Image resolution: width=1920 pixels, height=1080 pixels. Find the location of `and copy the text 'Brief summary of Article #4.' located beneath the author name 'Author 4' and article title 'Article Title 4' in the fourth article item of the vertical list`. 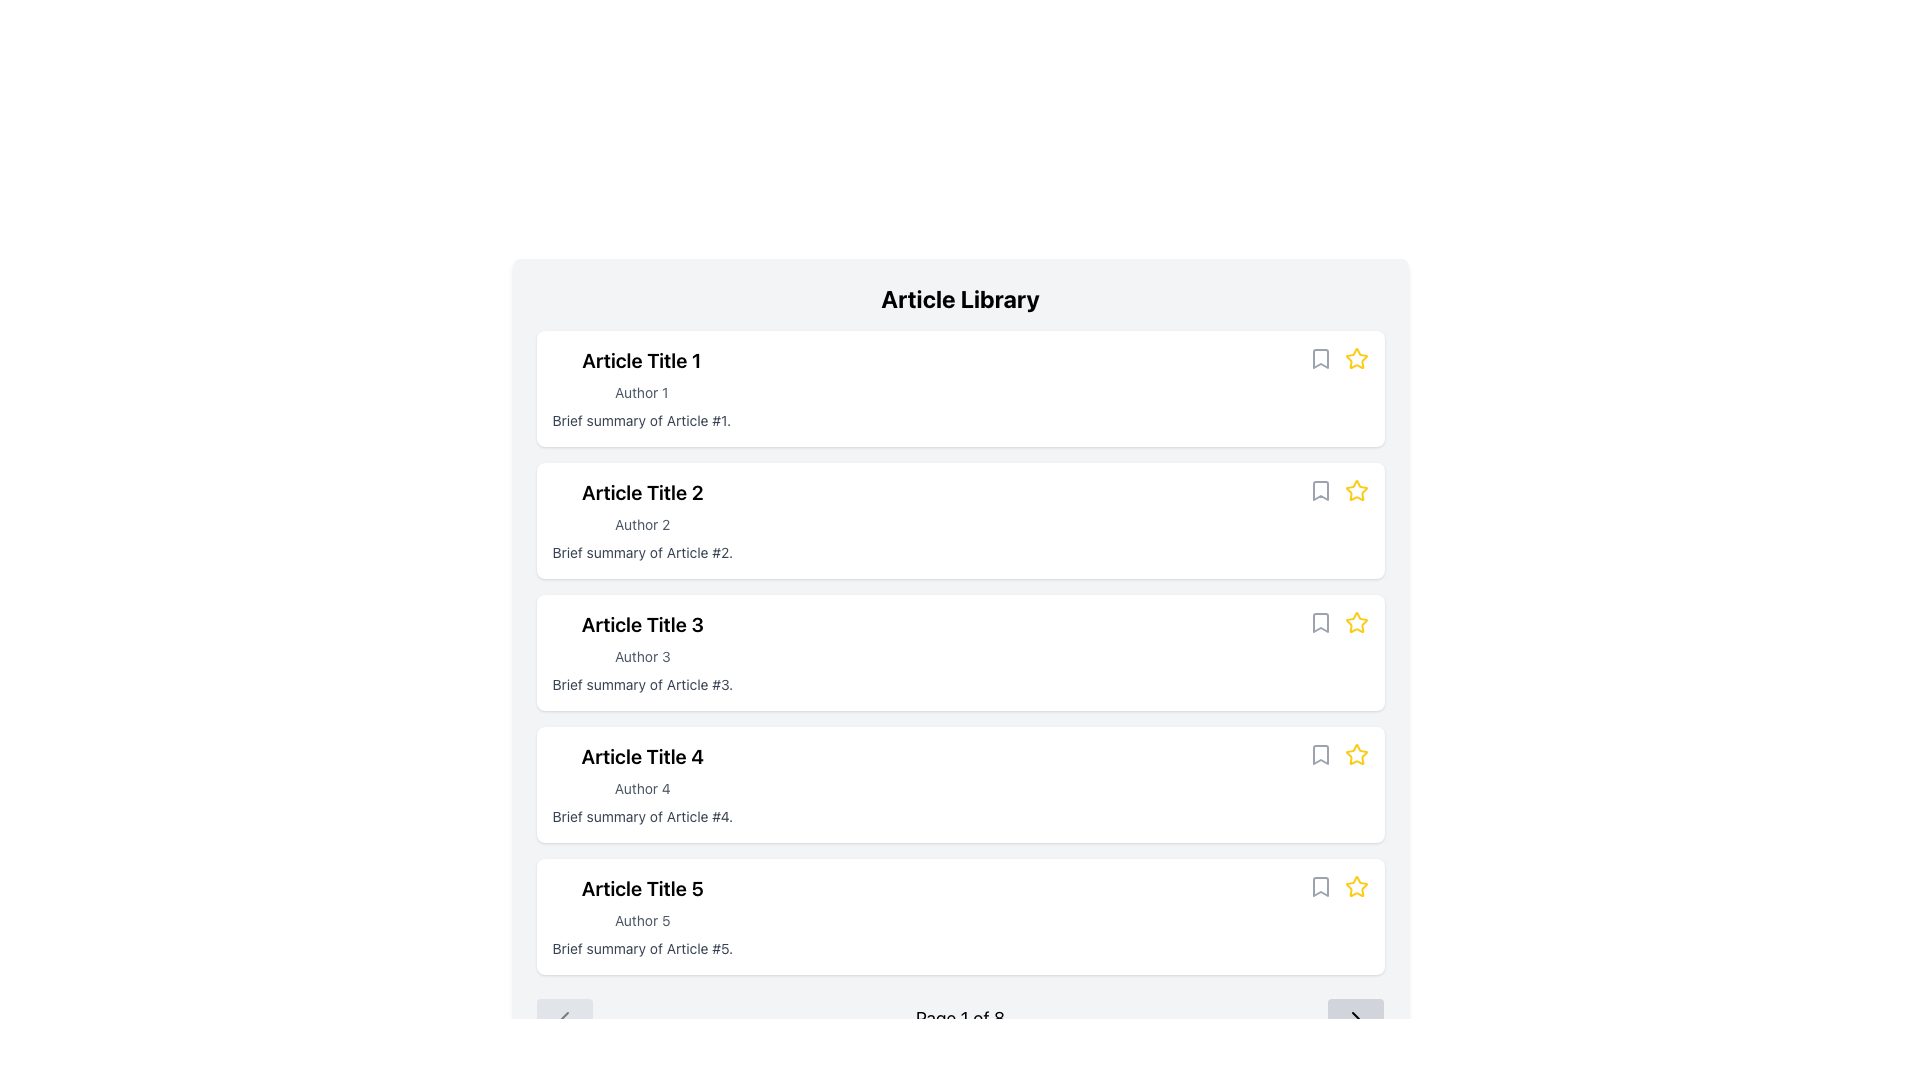

and copy the text 'Brief summary of Article #4.' located beneath the author name 'Author 4' and article title 'Article Title 4' in the fourth article item of the vertical list is located at coordinates (642, 817).